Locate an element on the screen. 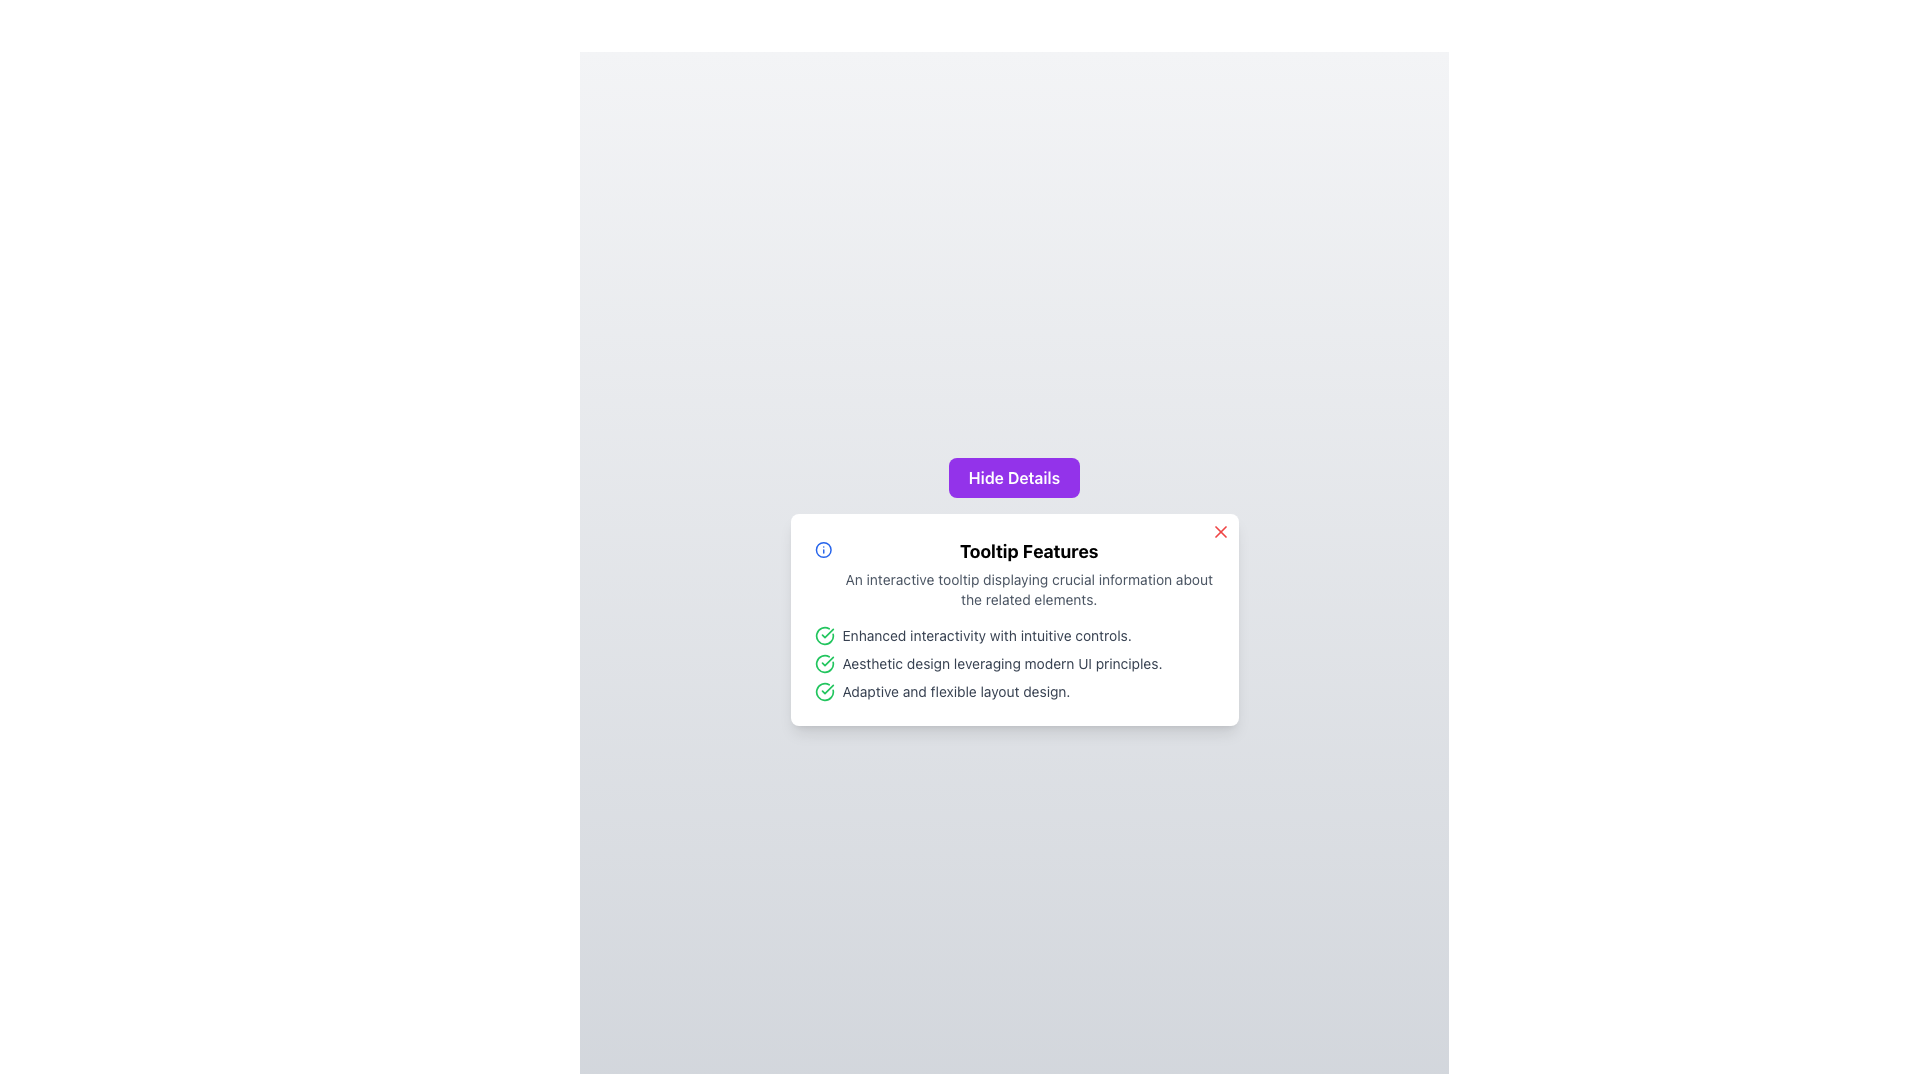  the button that hides the tooltip is located at coordinates (1014, 478).